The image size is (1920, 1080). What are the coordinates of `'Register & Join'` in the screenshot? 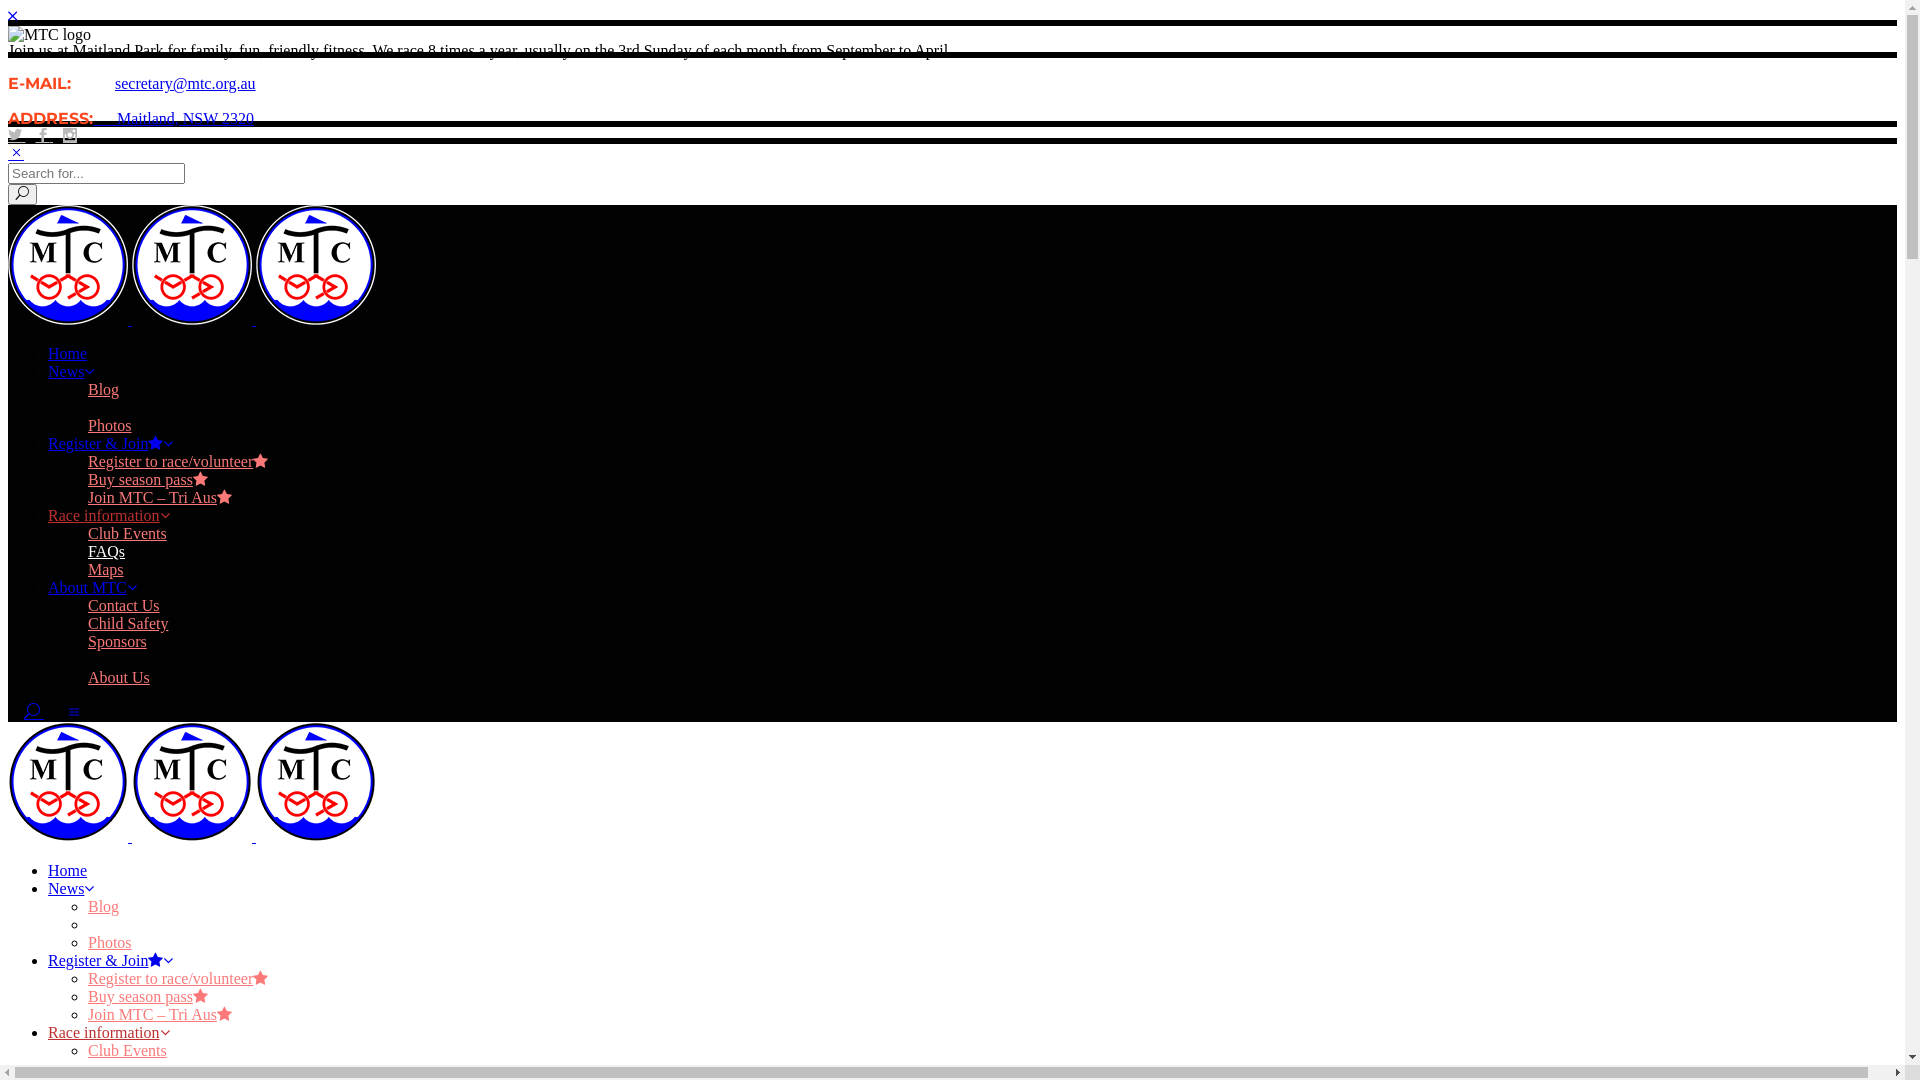 It's located at (109, 959).